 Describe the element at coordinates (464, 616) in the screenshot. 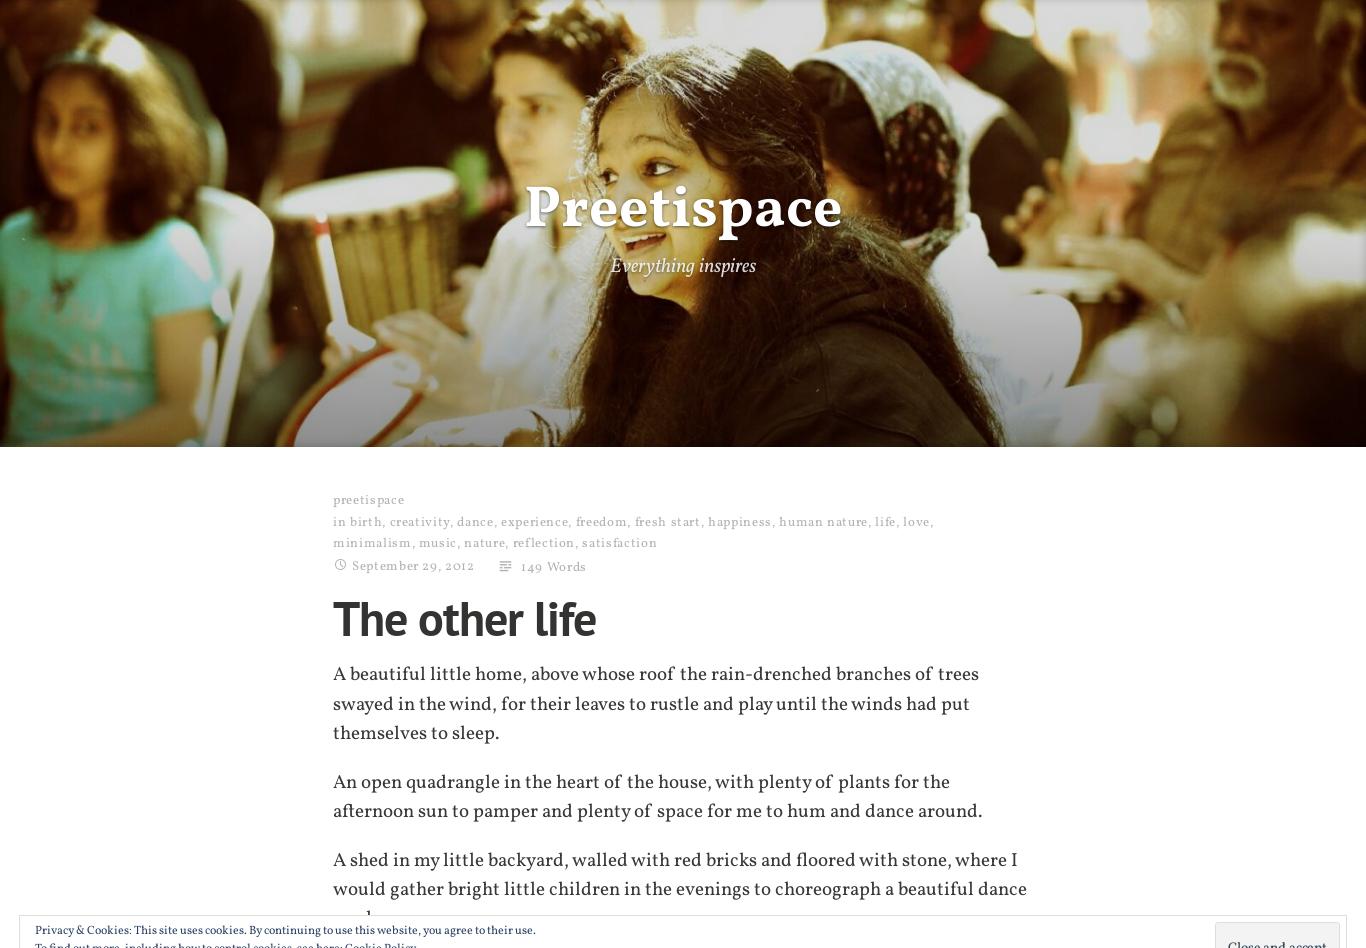

I see `'The other life'` at that location.